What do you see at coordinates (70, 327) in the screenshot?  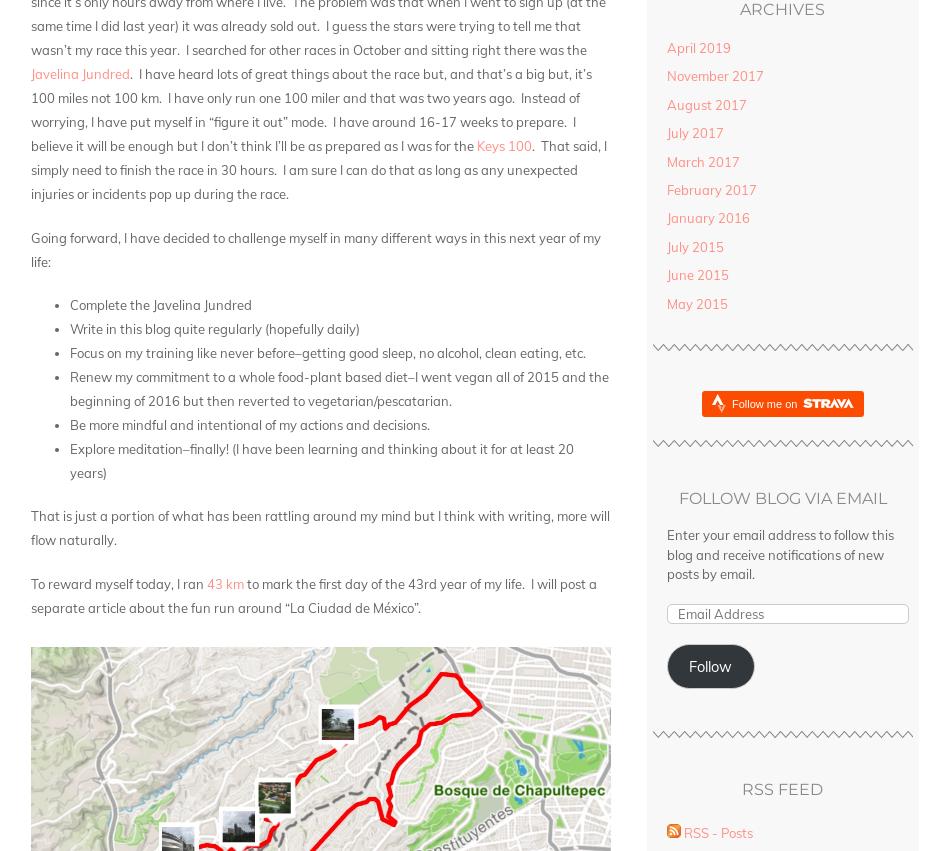 I see `'Write in this blog quite regularly (hopefully daily)'` at bounding box center [70, 327].